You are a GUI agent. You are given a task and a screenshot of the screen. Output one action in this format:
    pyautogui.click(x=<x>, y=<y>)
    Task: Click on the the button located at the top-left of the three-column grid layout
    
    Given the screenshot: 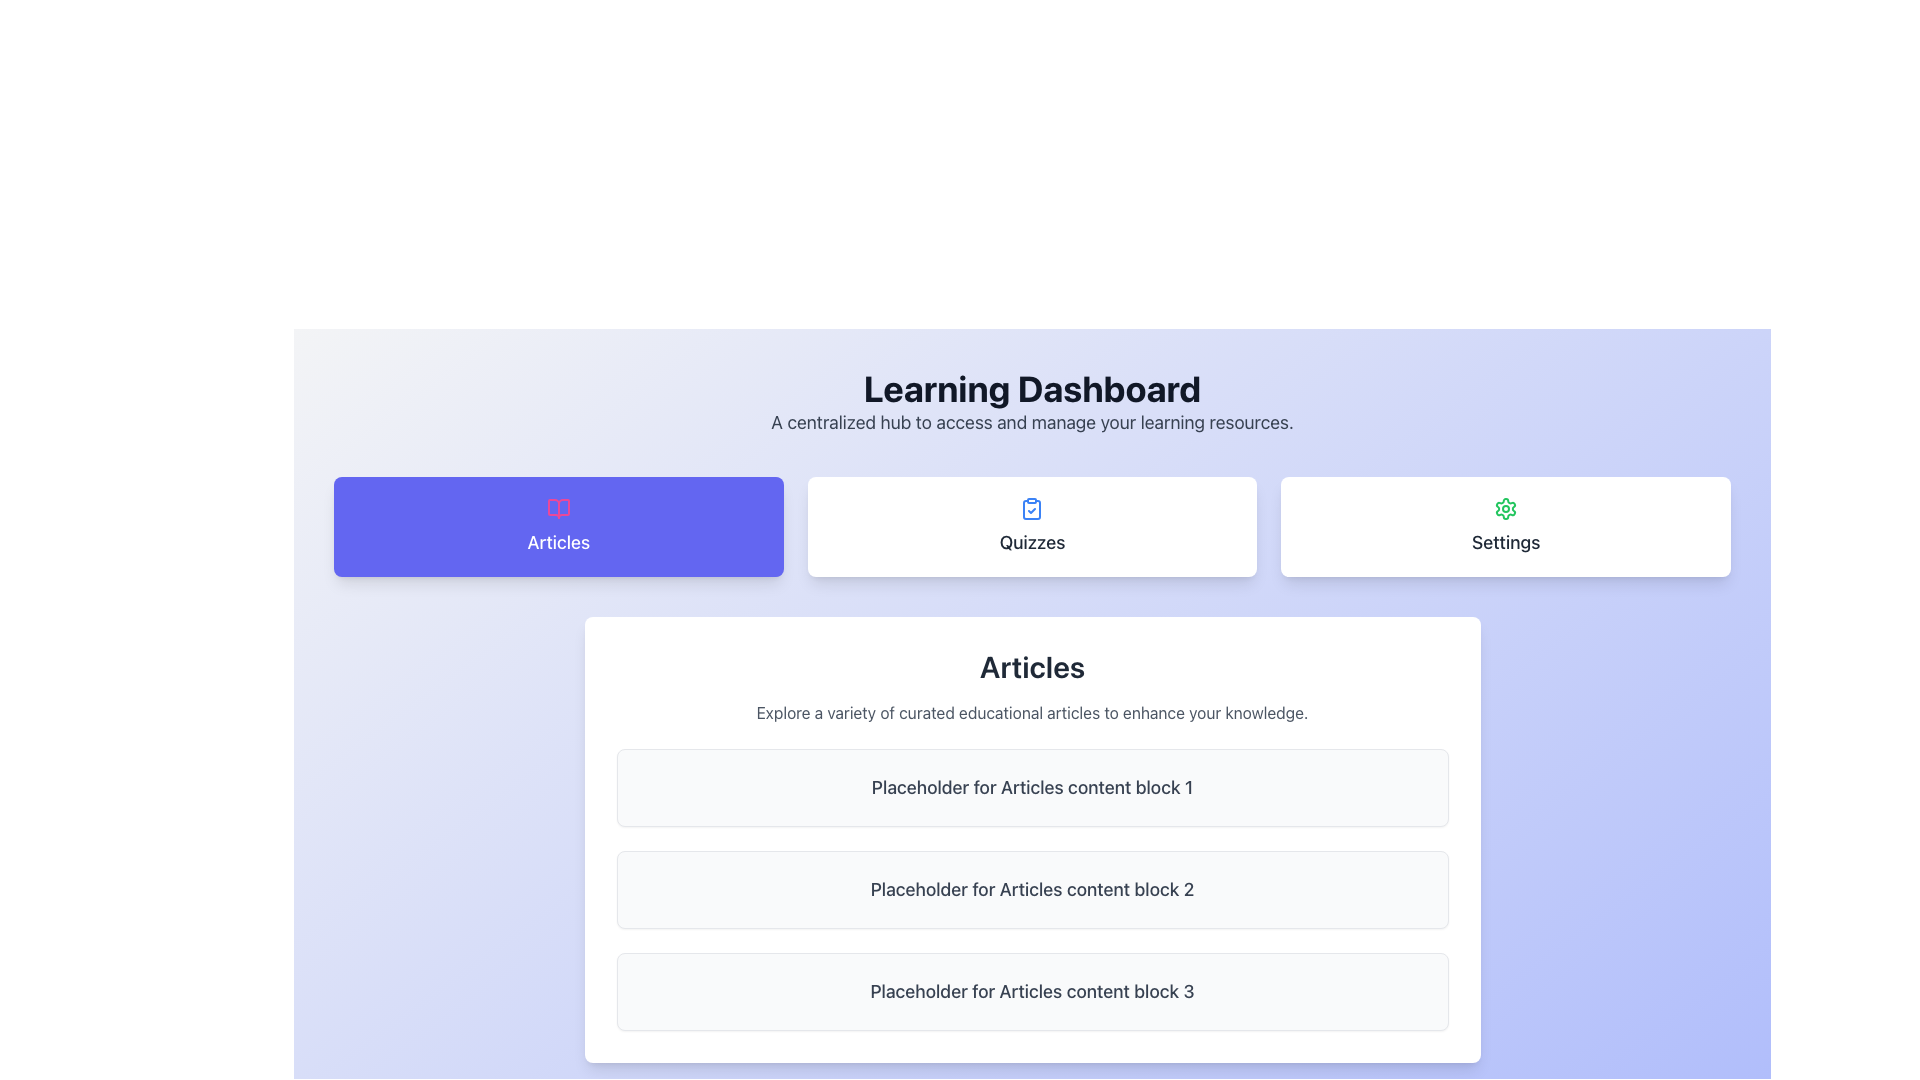 What is the action you would take?
    pyautogui.click(x=558, y=526)
    